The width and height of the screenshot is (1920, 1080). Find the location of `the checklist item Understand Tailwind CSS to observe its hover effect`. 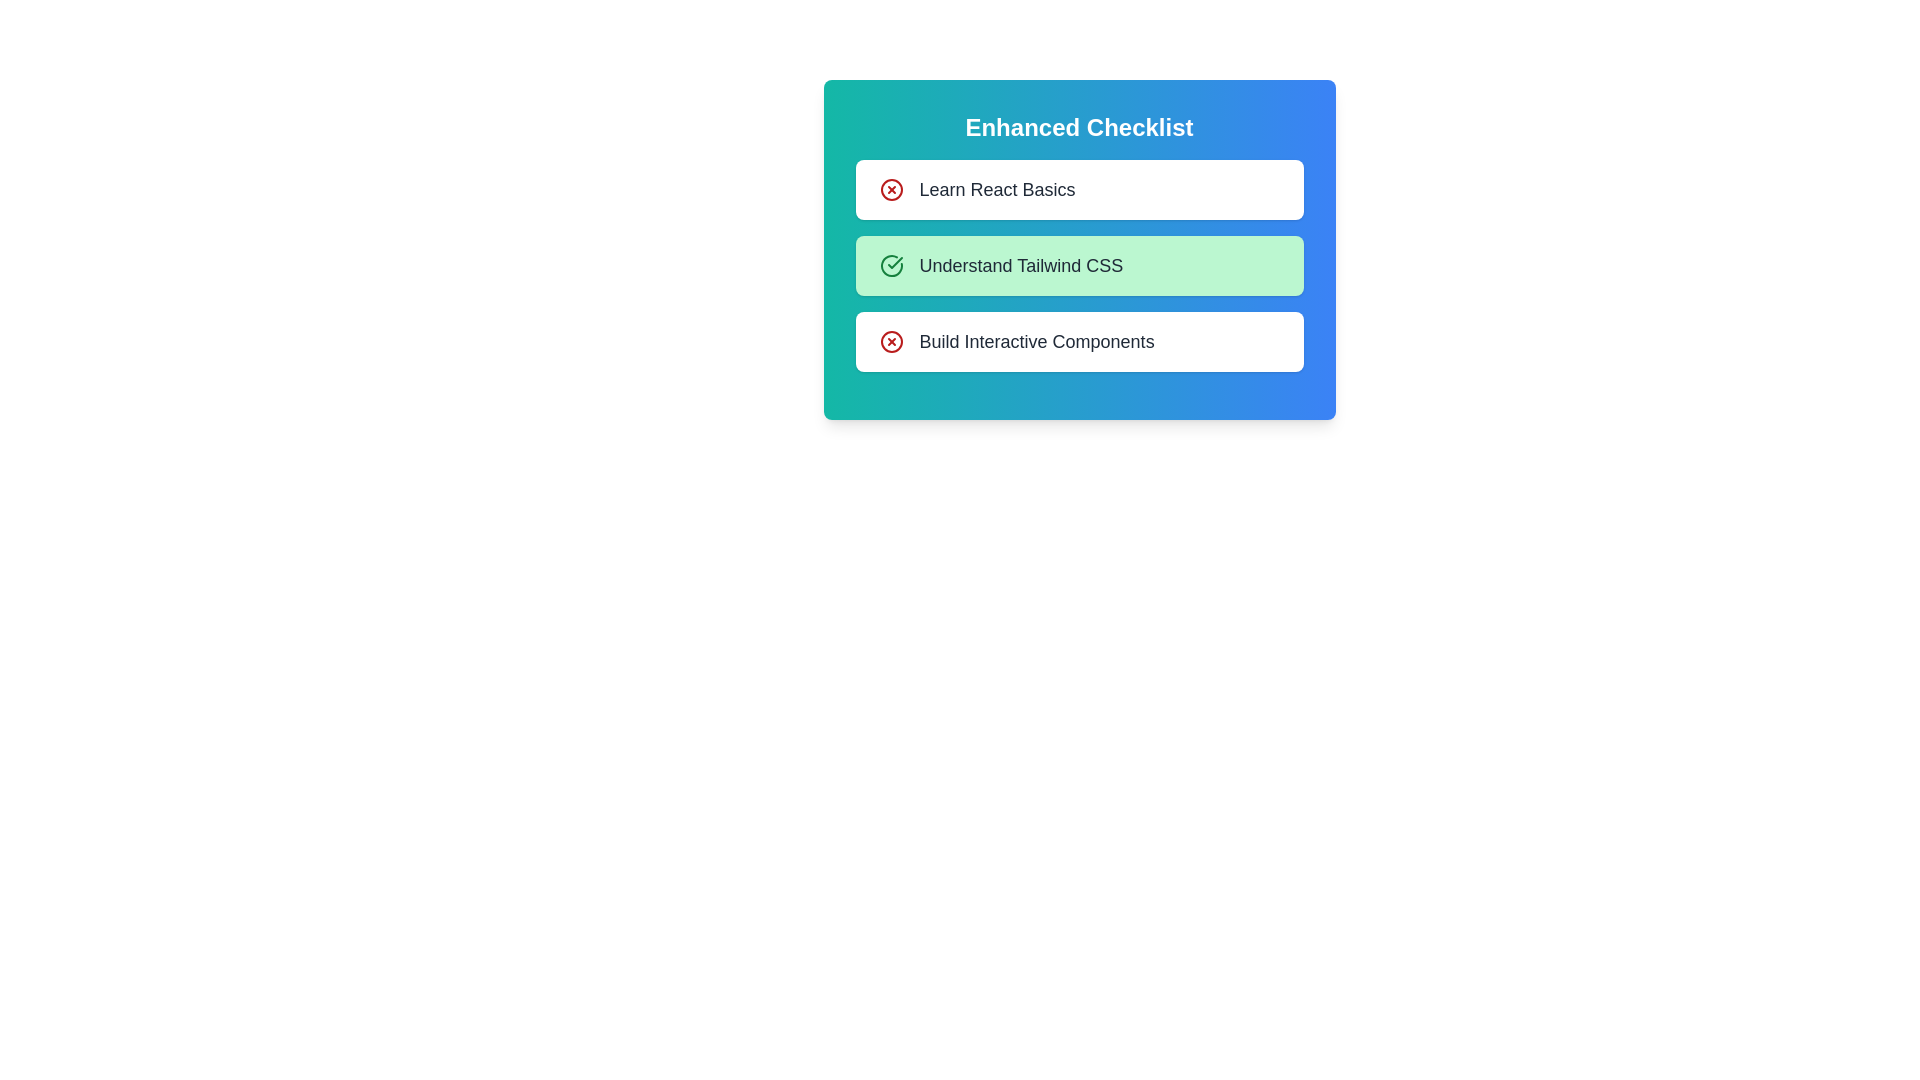

the checklist item Understand Tailwind CSS to observe its hover effect is located at coordinates (1078, 265).